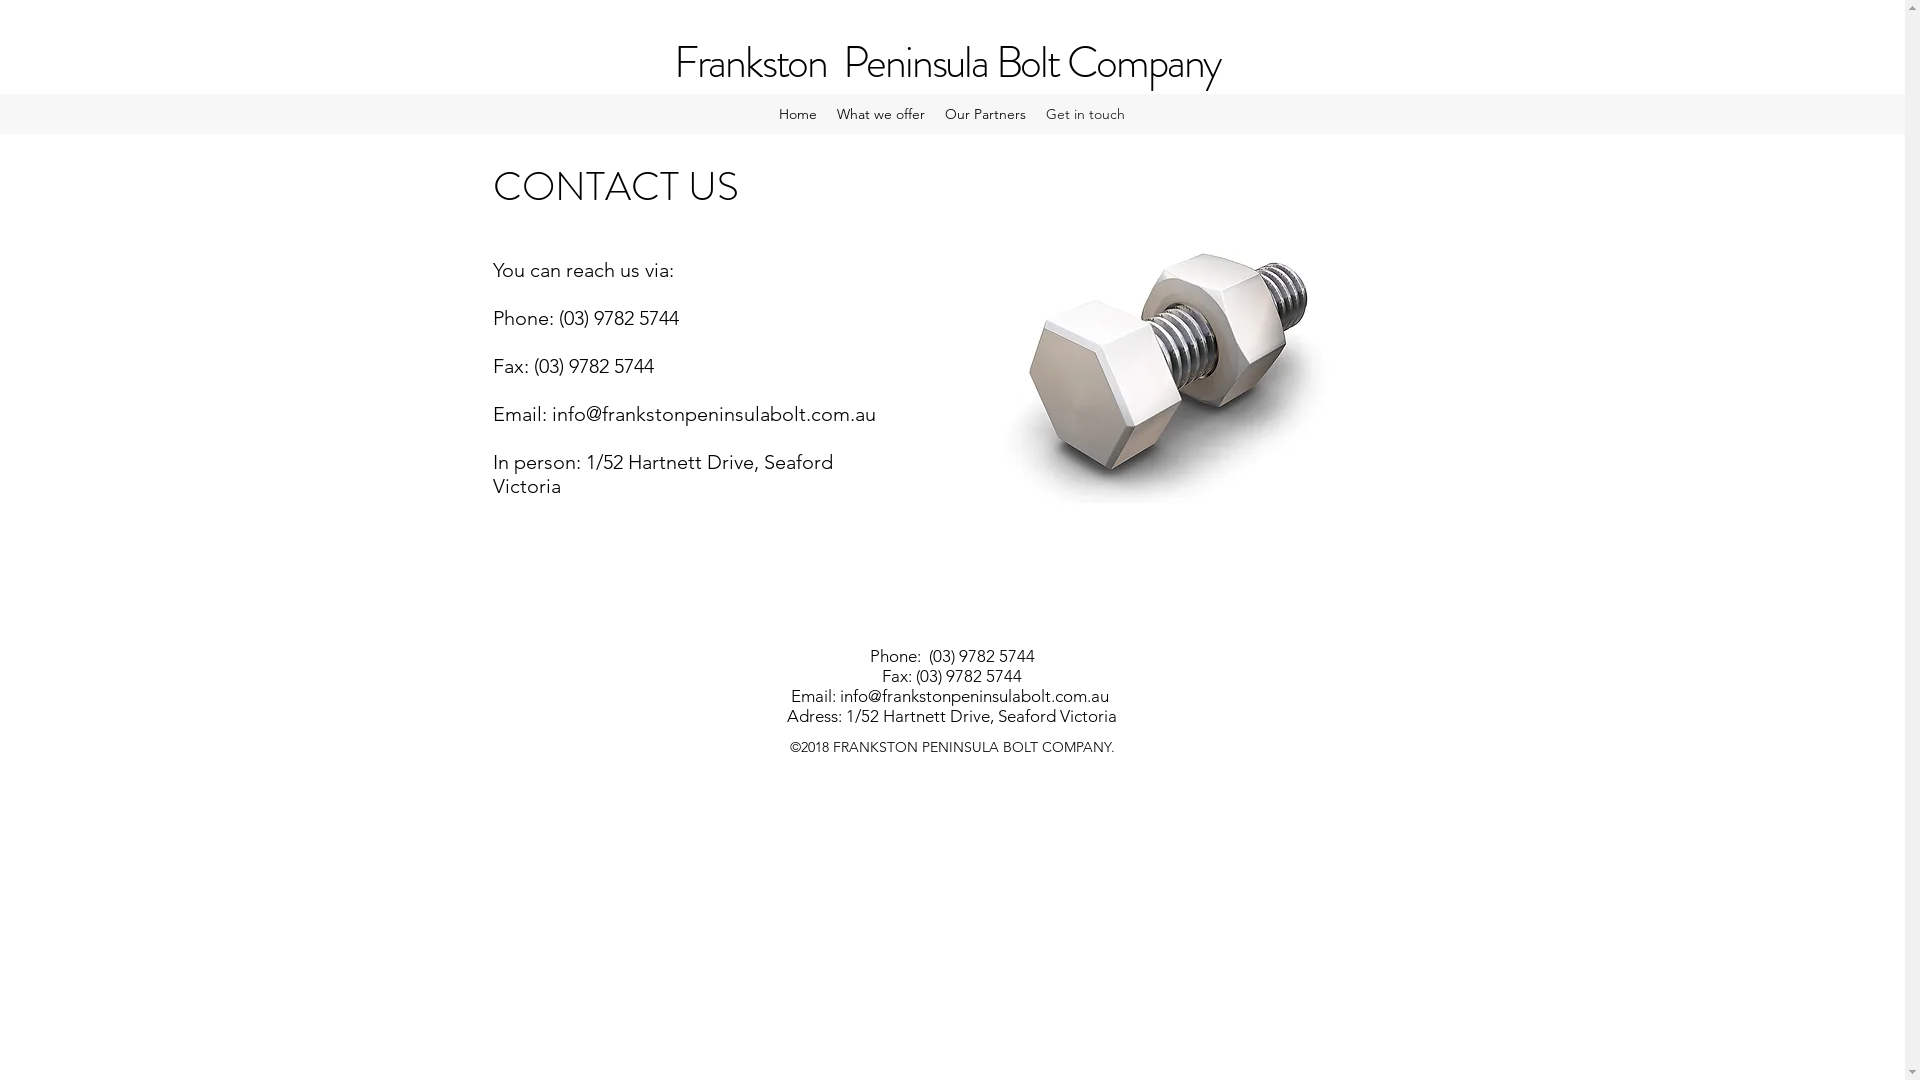 The width and height of the screenshot is (1920, 1080). What do you see at coordinates (767, 114) in the screenshot?
I see `'Home'` at bounding box center [767, 114].